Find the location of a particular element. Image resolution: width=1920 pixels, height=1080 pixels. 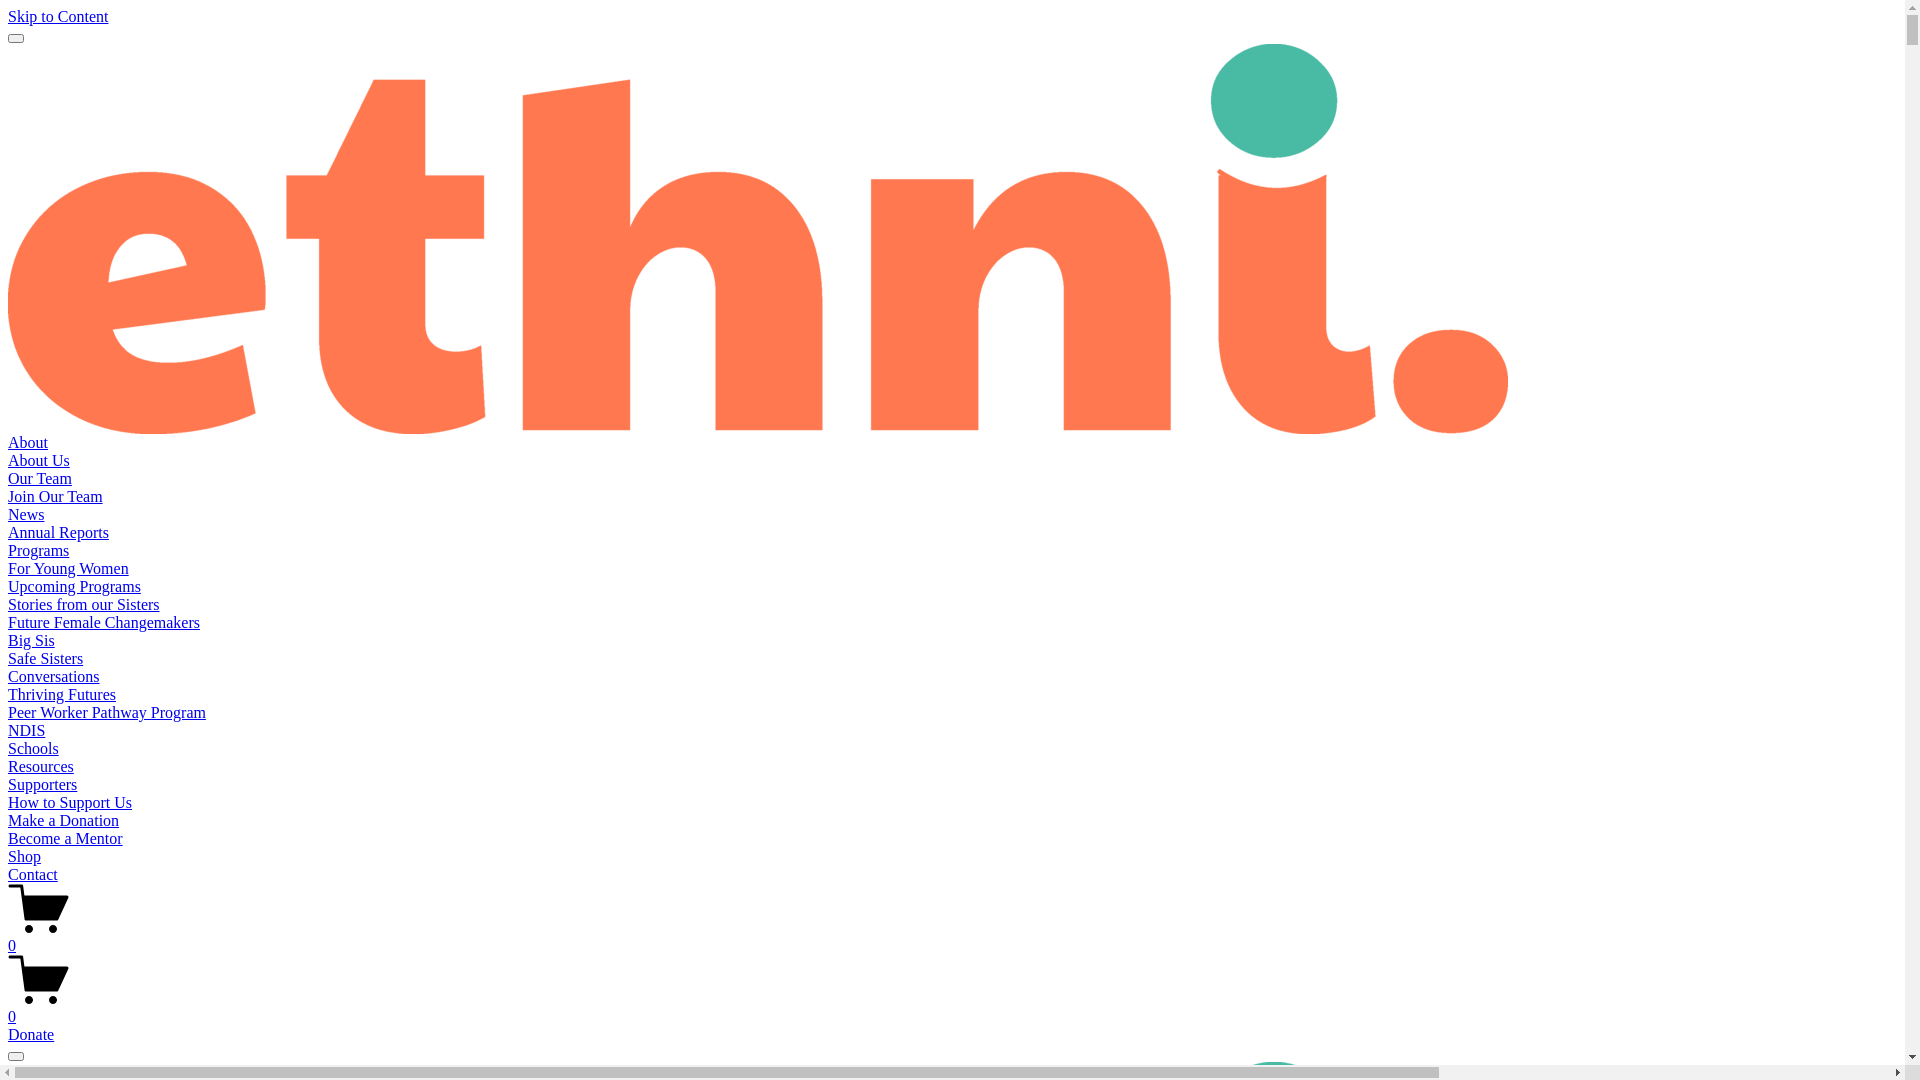

'Stories from our Sisters' is located at coordinates (82, 603).